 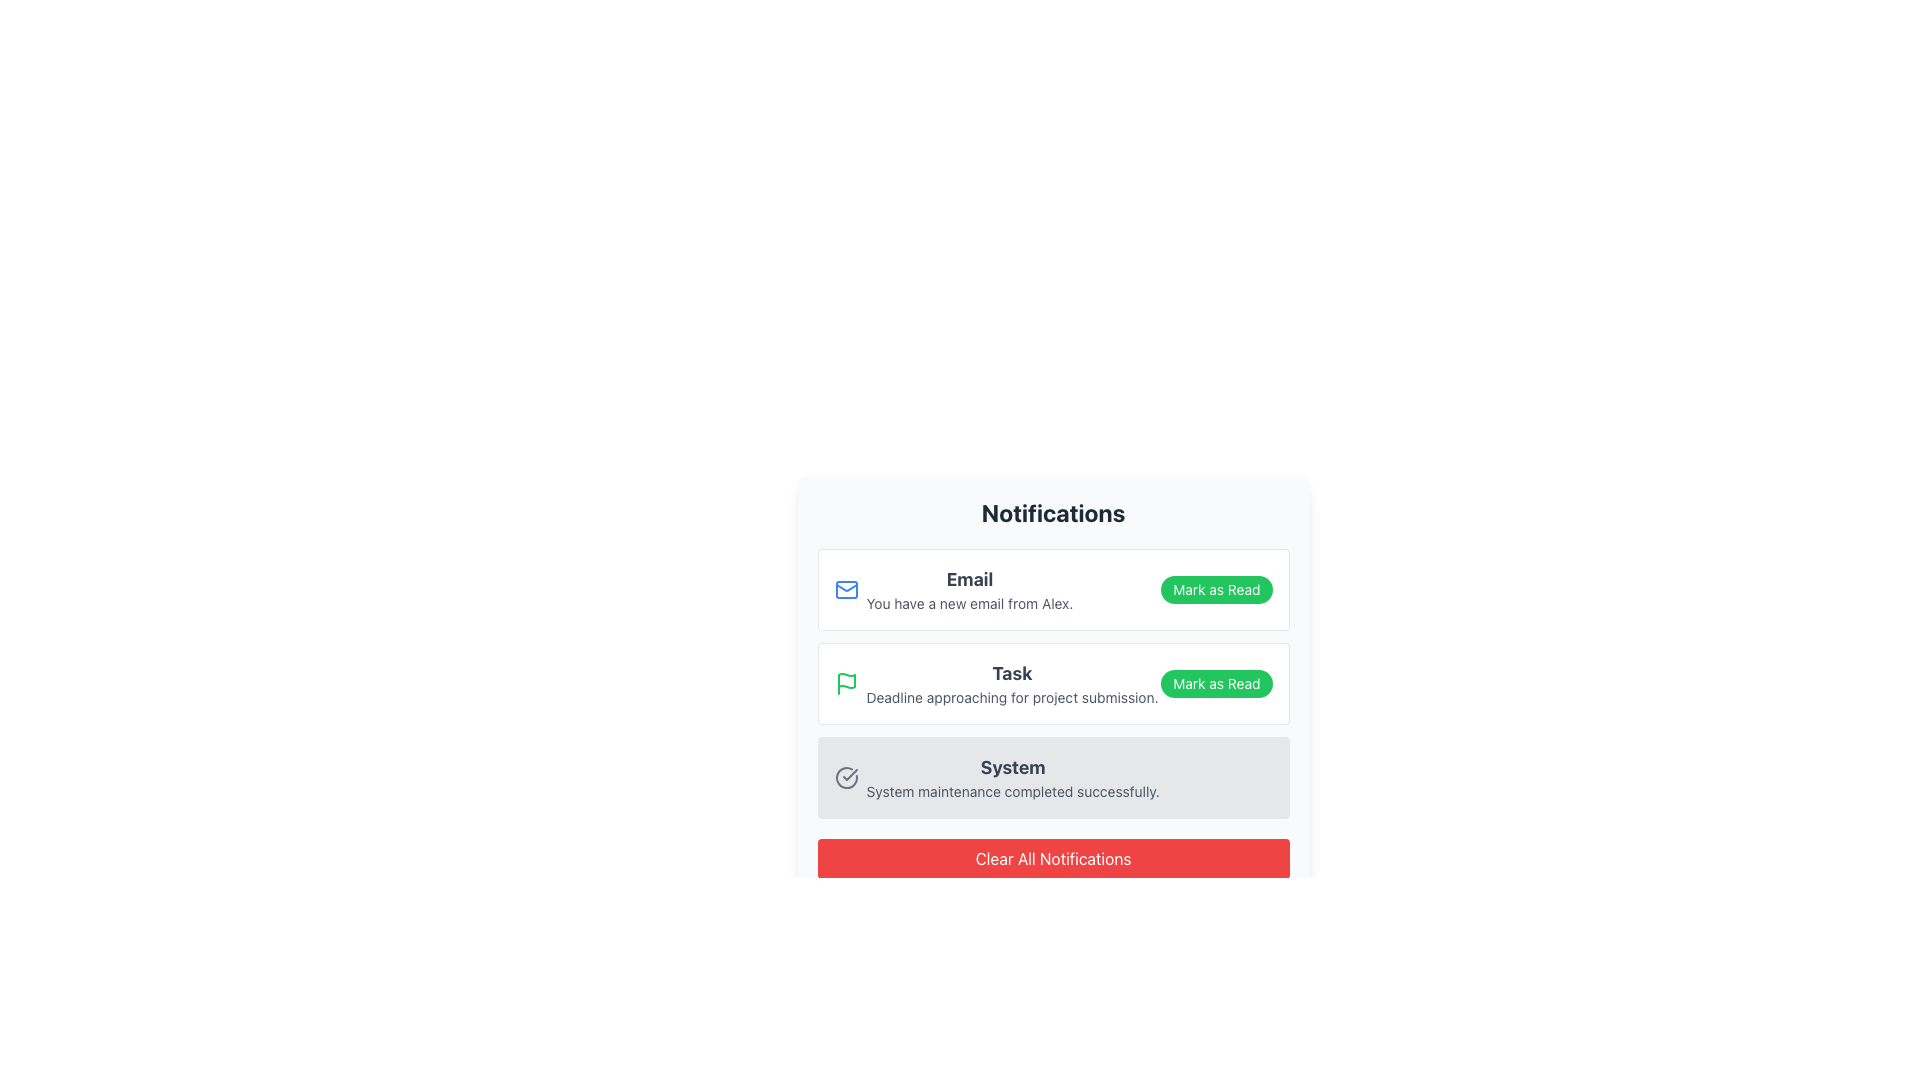 I want to click on the third notification card in the notifications list, which indicates that a system maintenance task has been successfully completed, so click(x=997, y=777).